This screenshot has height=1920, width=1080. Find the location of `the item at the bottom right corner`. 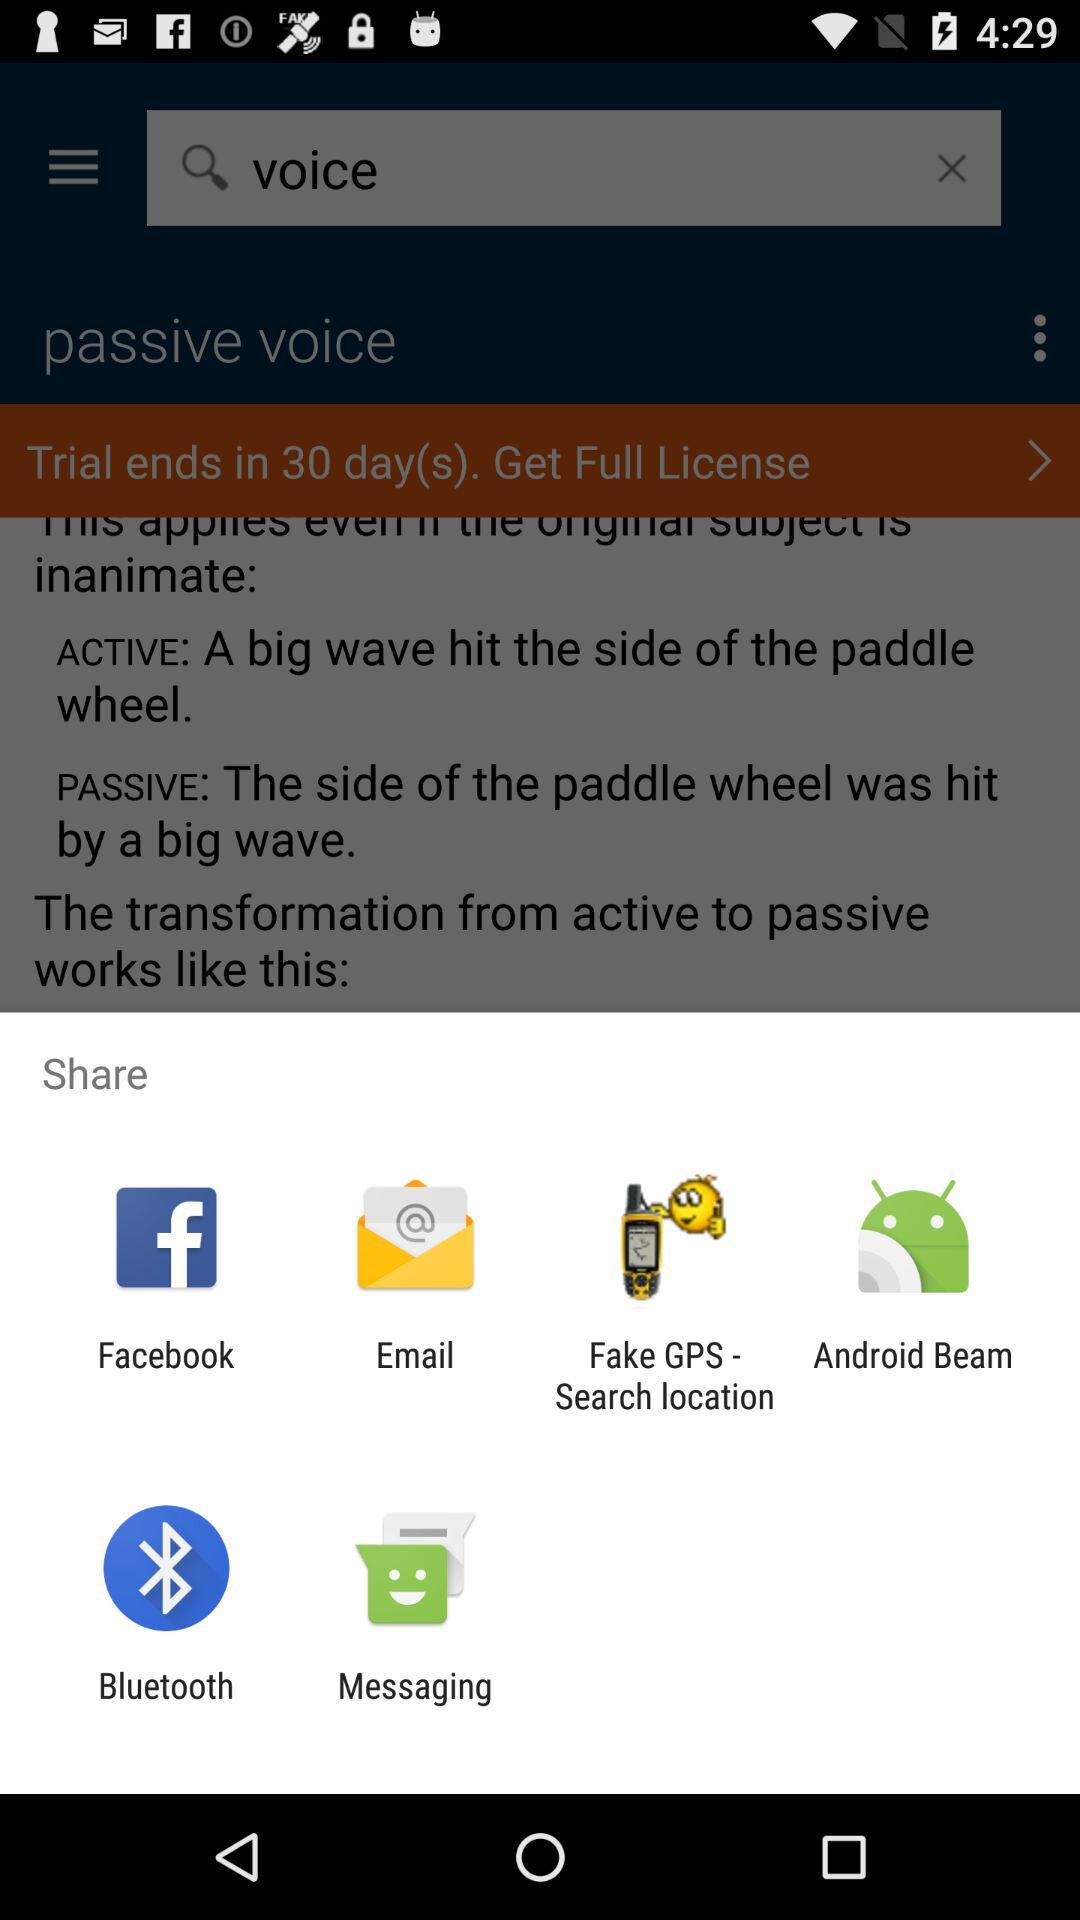

the item at the bottom right corner is located at coordinates (913, 1374).